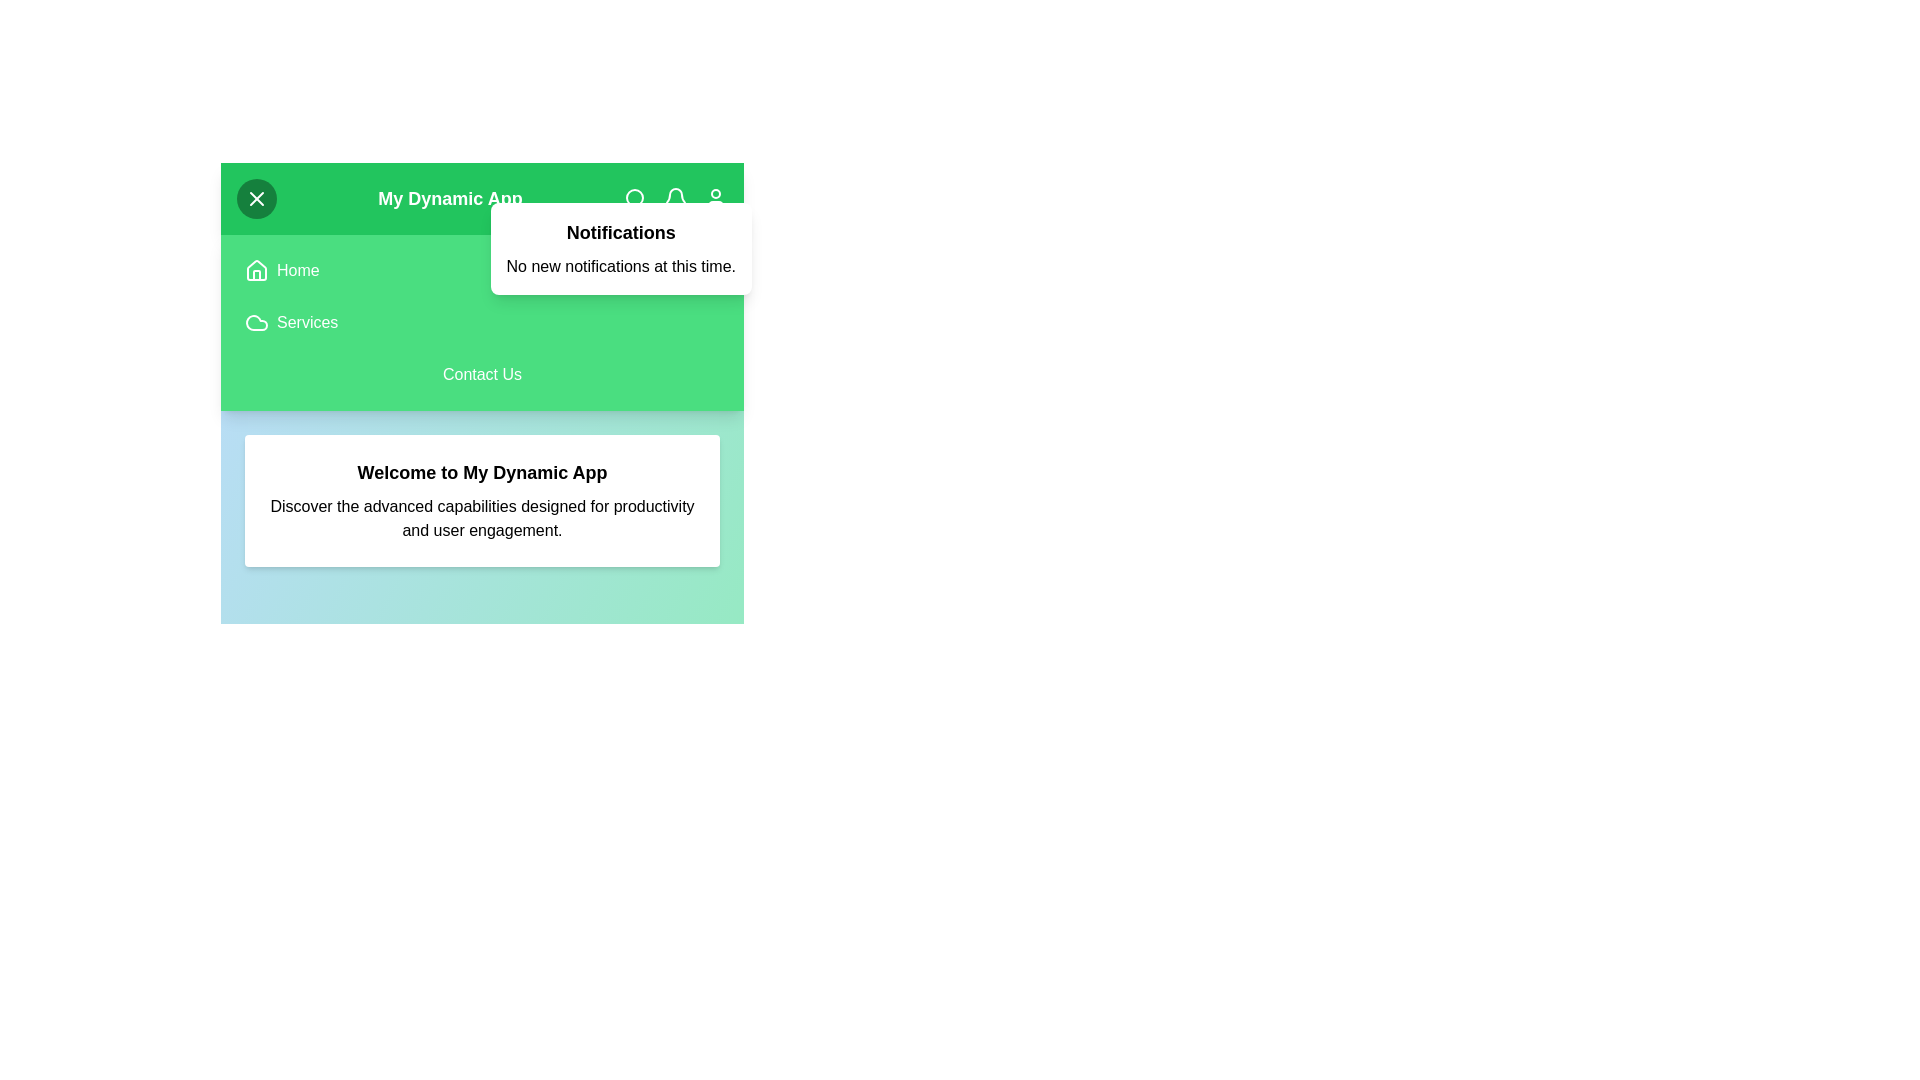 The height and width of the screenshot is (1080, 1920). I want to click on the bell icon to toggle the notifications panel visibility, so click(676, 199).